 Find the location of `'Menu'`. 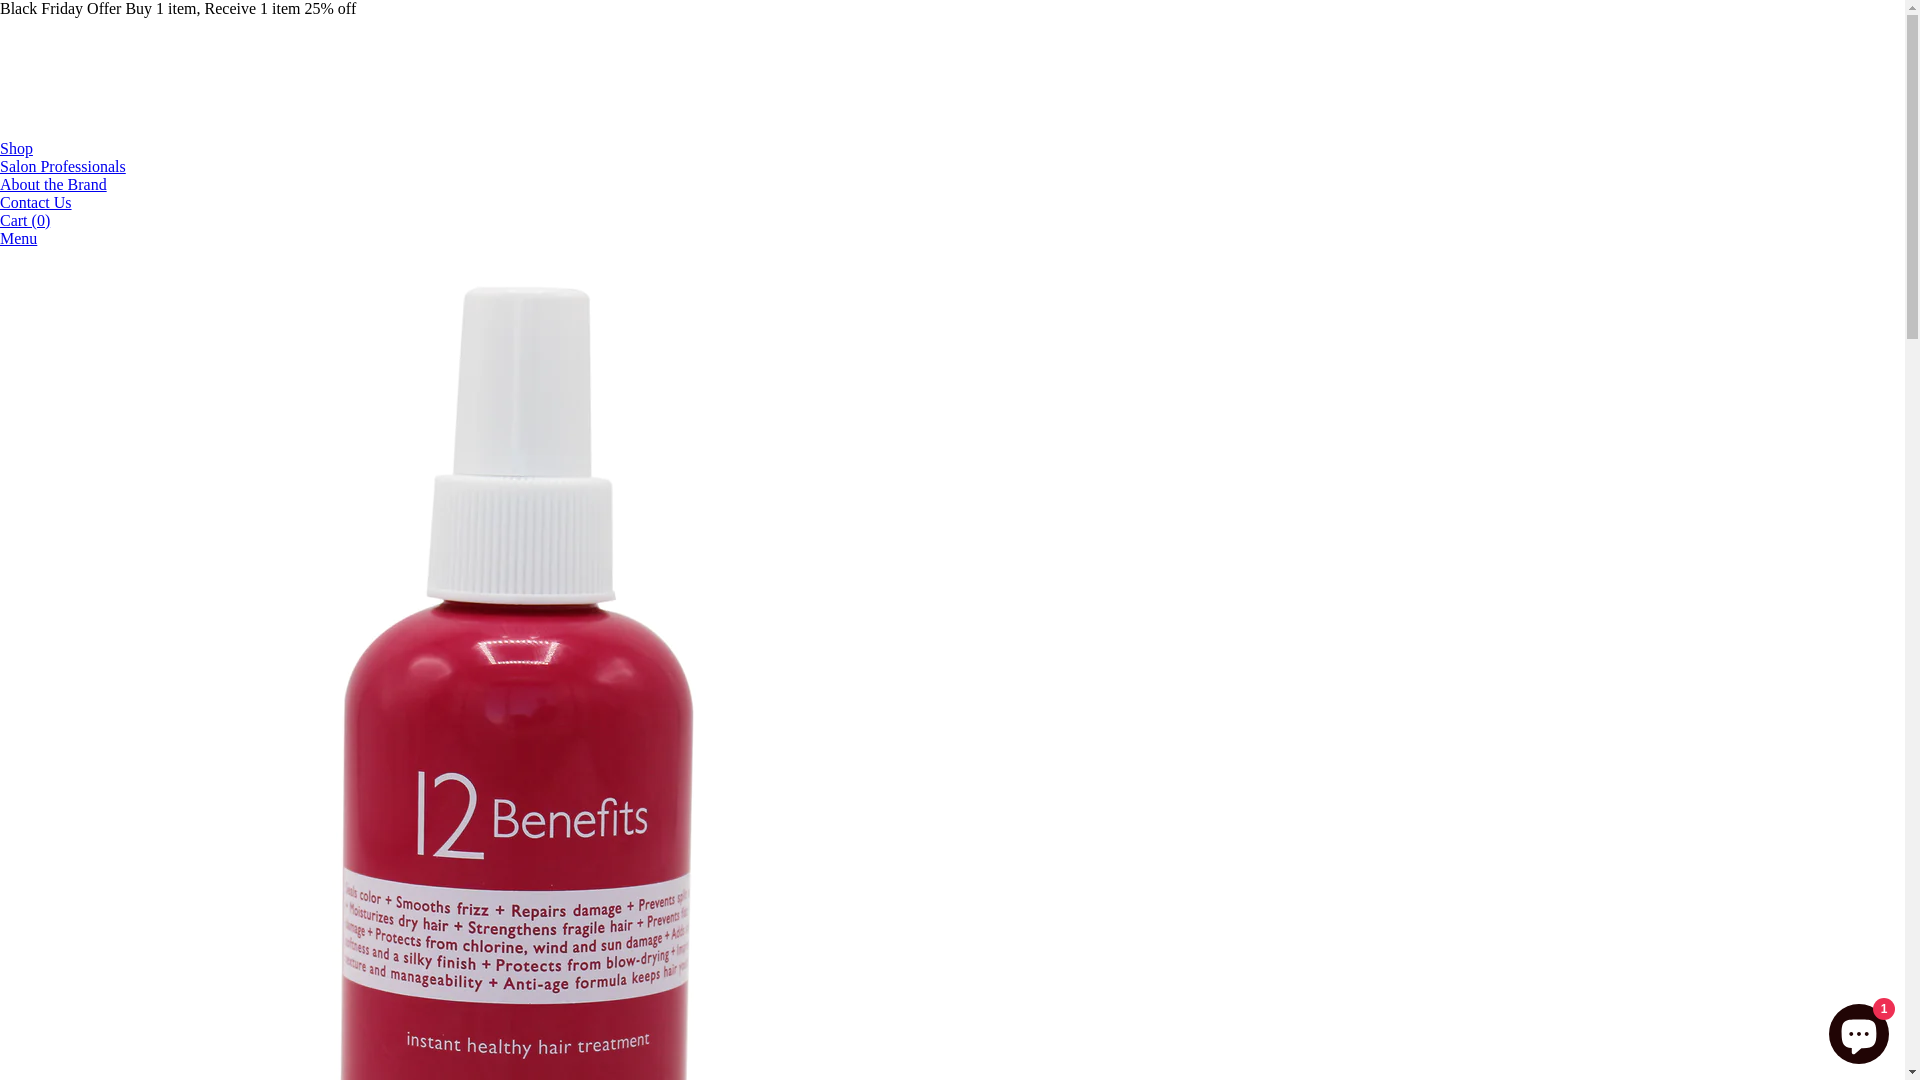

'Menu' is located at coordinates (18, 237).